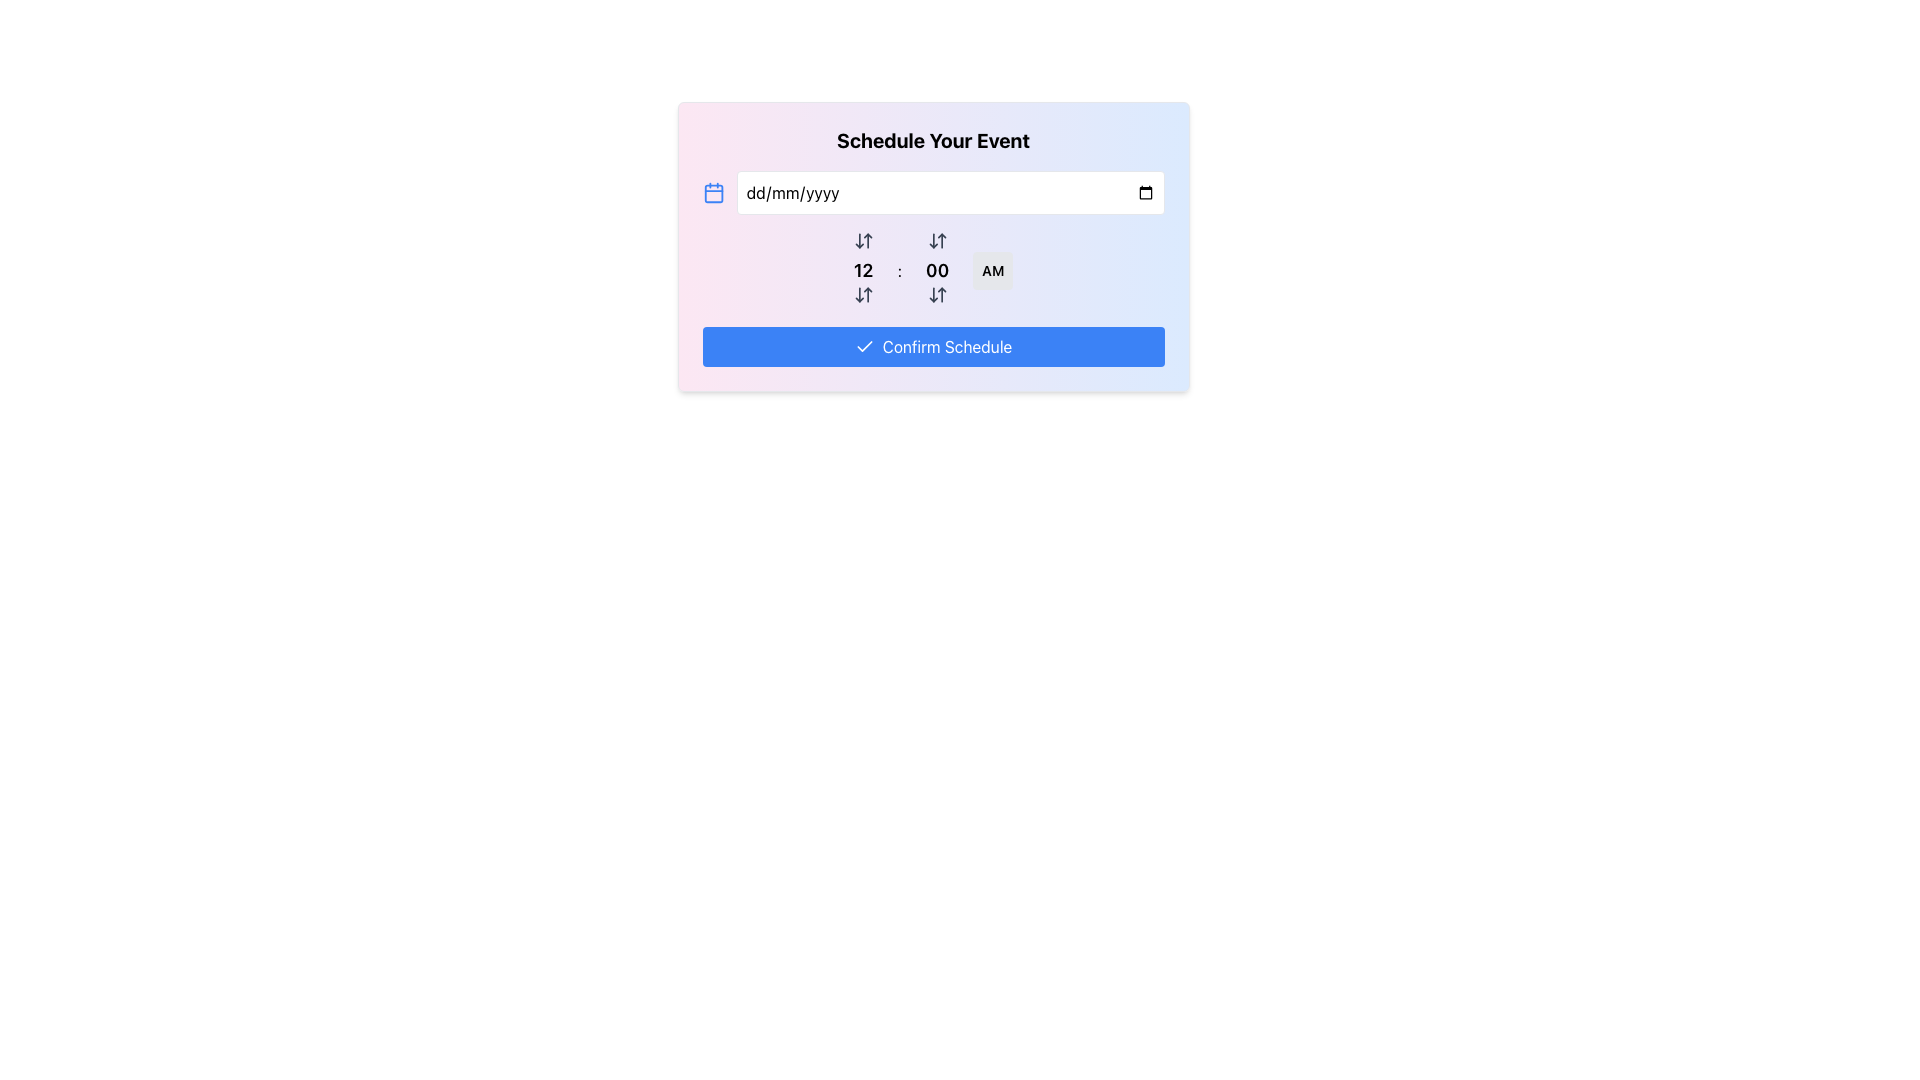 The image size is (1920, 1080). Describe the element at coordinates (993, 270) in the screenshot. I see `the 'AM' toggle button located to the far right of the time input section, adjacent to the minute field ('00')` at that location.